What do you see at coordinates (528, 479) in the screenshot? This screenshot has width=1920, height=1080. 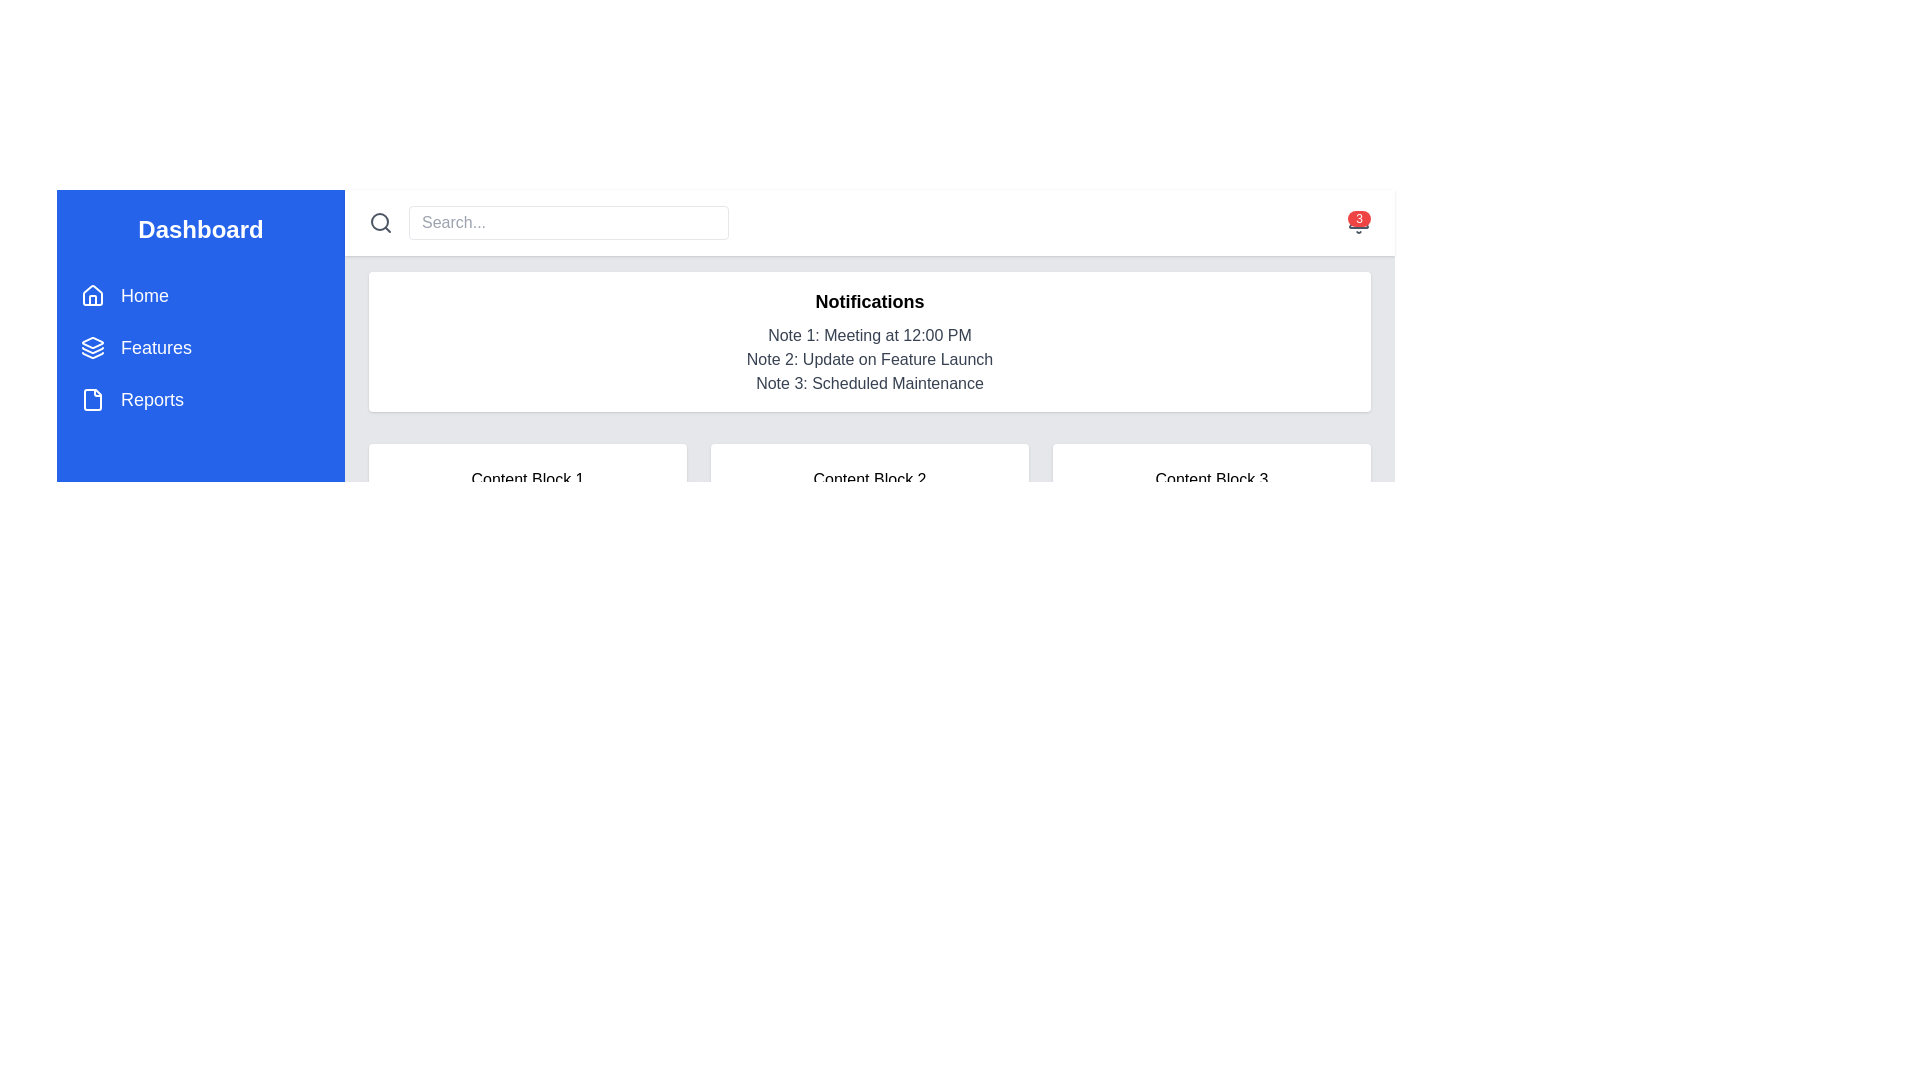 I see `the Content card with the text 'Content Block 1', which is a rectangular block with a white background and rounded corners, positioned at the top-left of the central content area` at bounding box center [528, 479].